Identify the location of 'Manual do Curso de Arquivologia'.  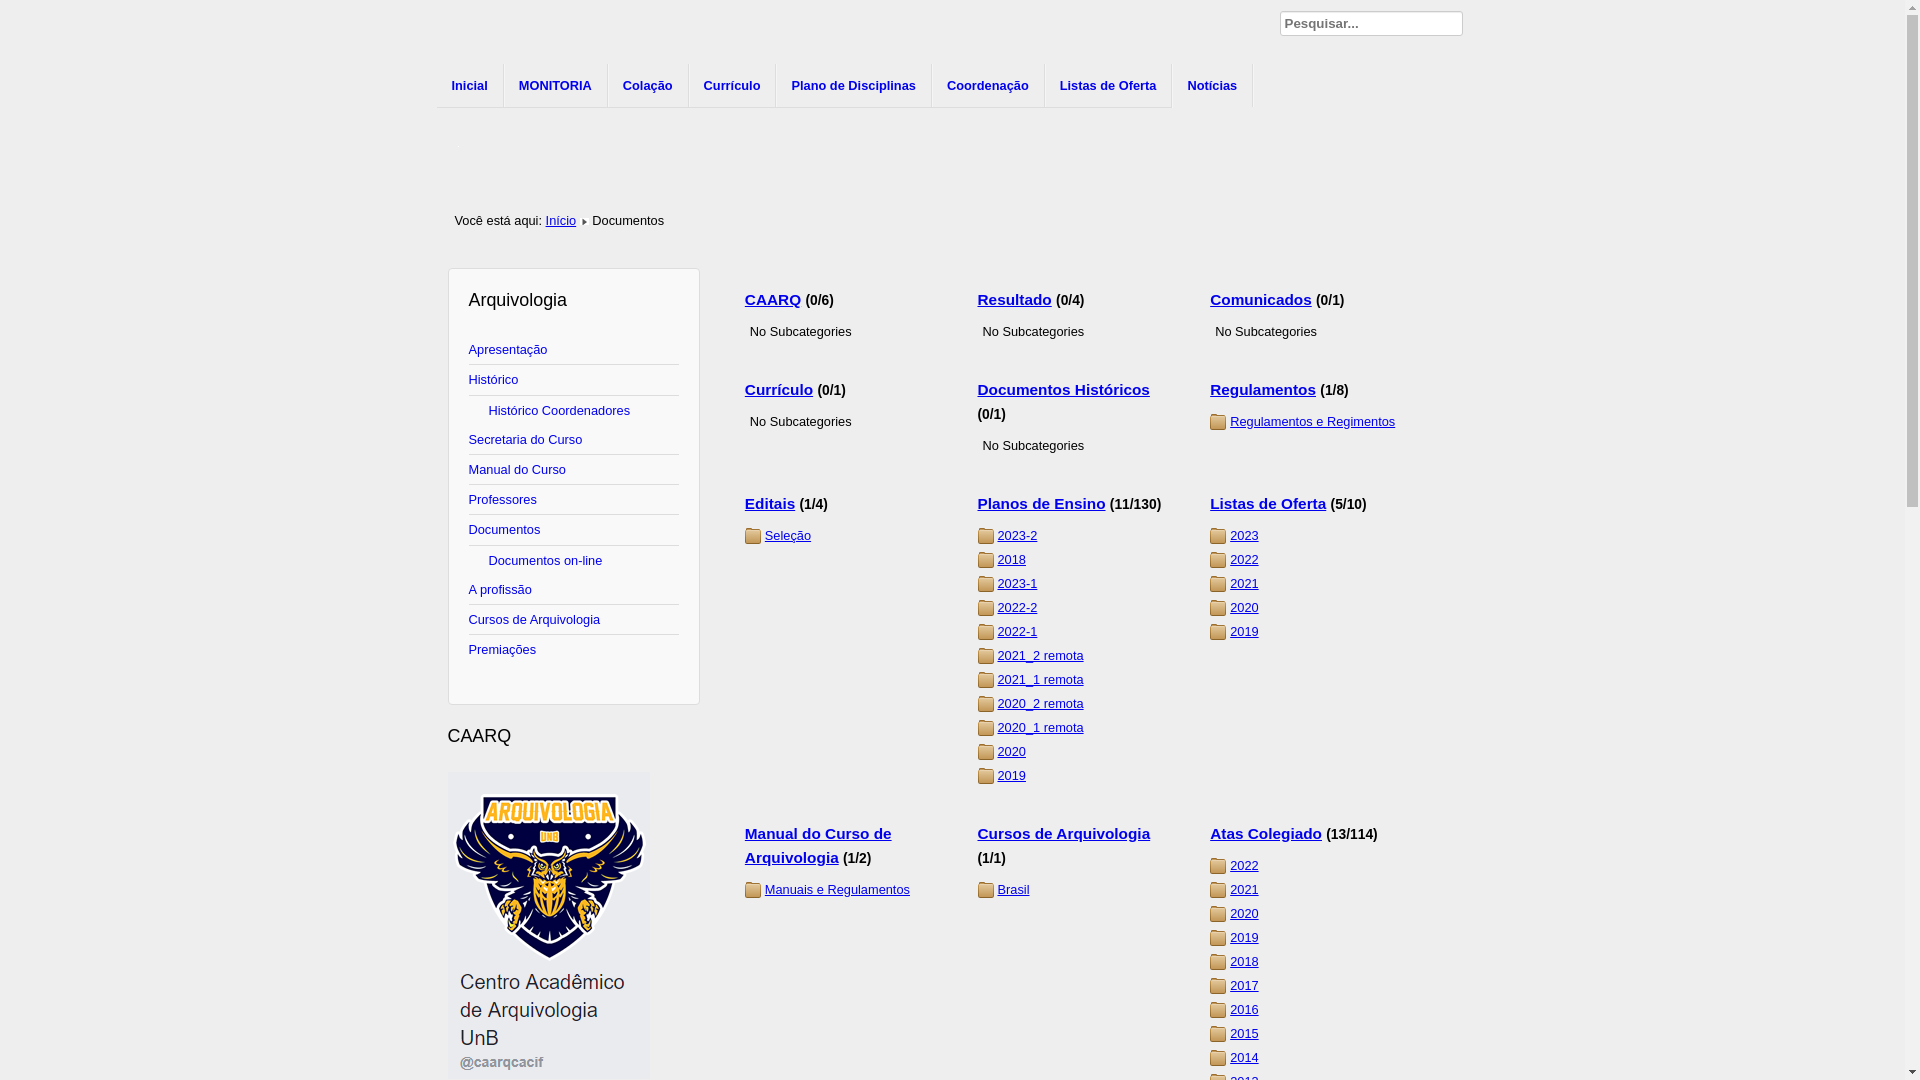
(818, 845).